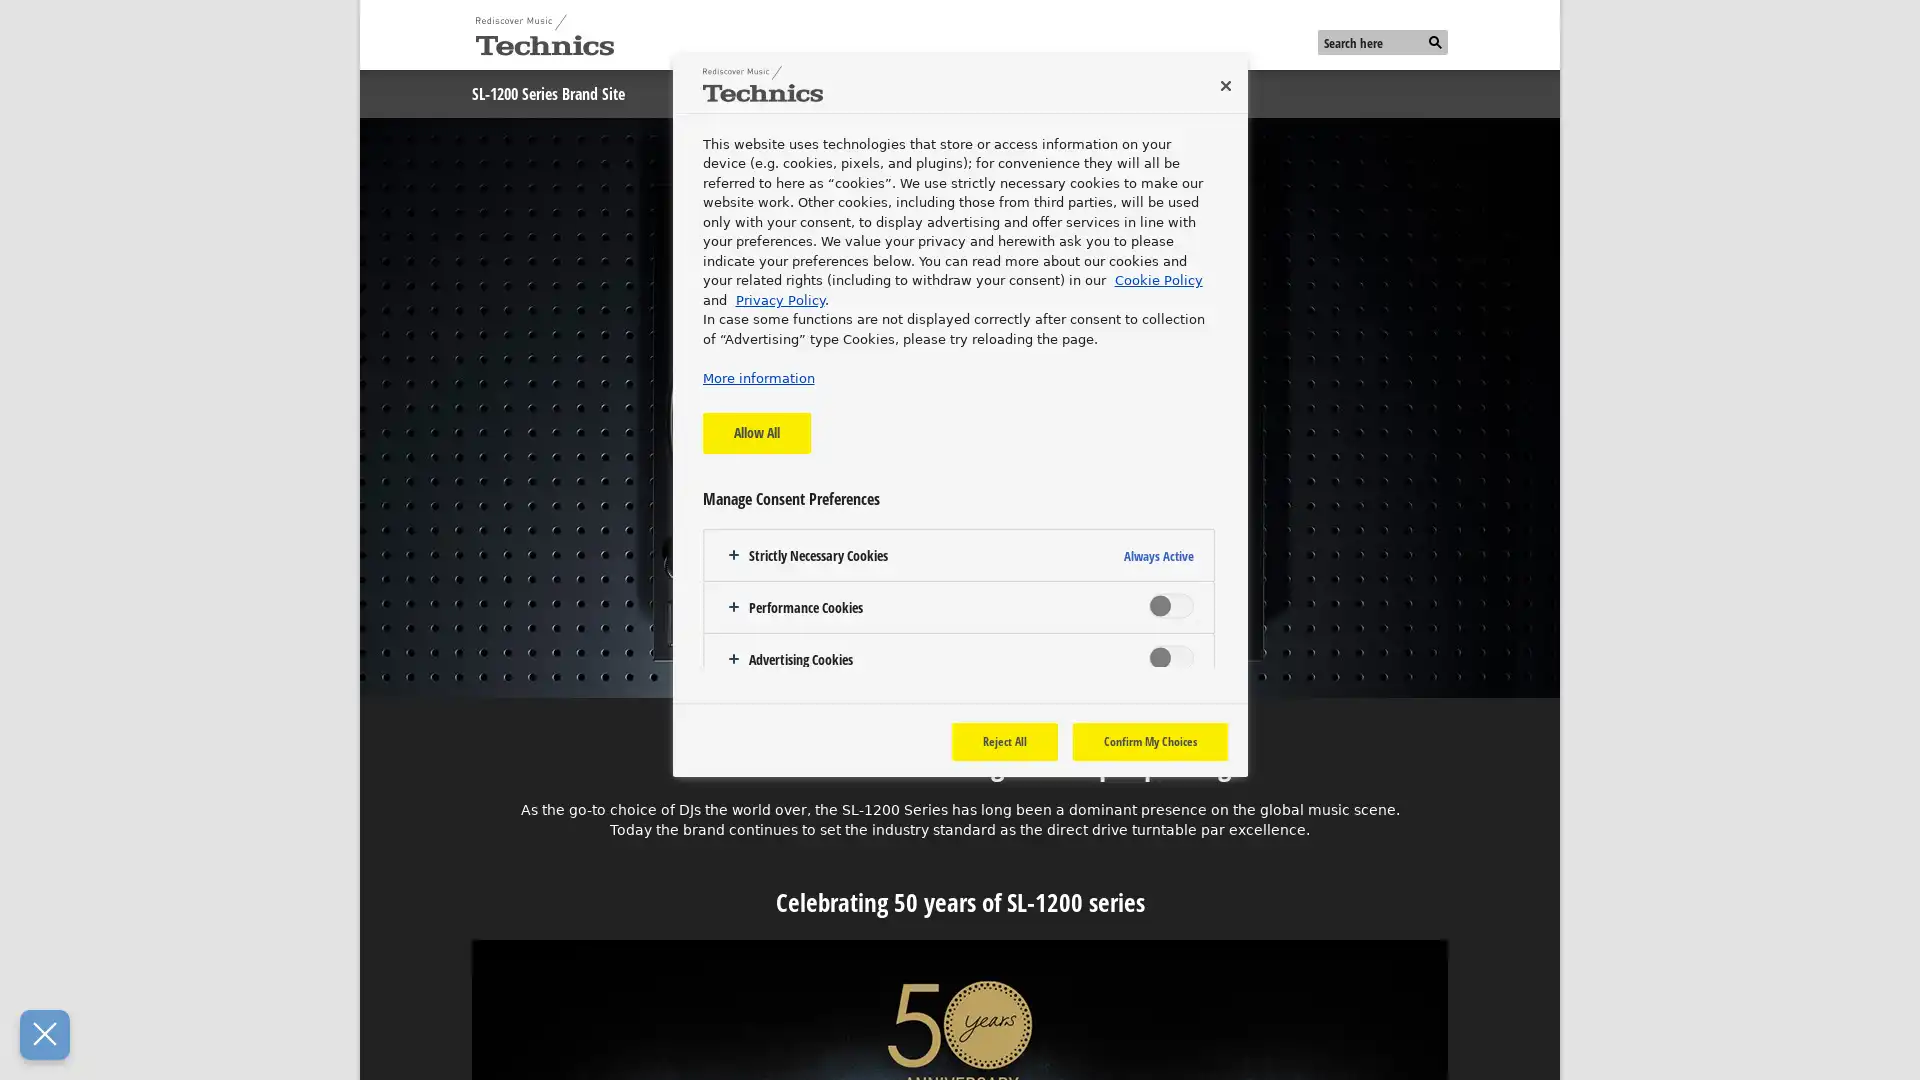 This screenshot has height=1080, width=1920. What do you see at coordinates (957, 555) in the screenshot?
I see `Strictly Necessary Cookies` at bounding box center [957, 555].